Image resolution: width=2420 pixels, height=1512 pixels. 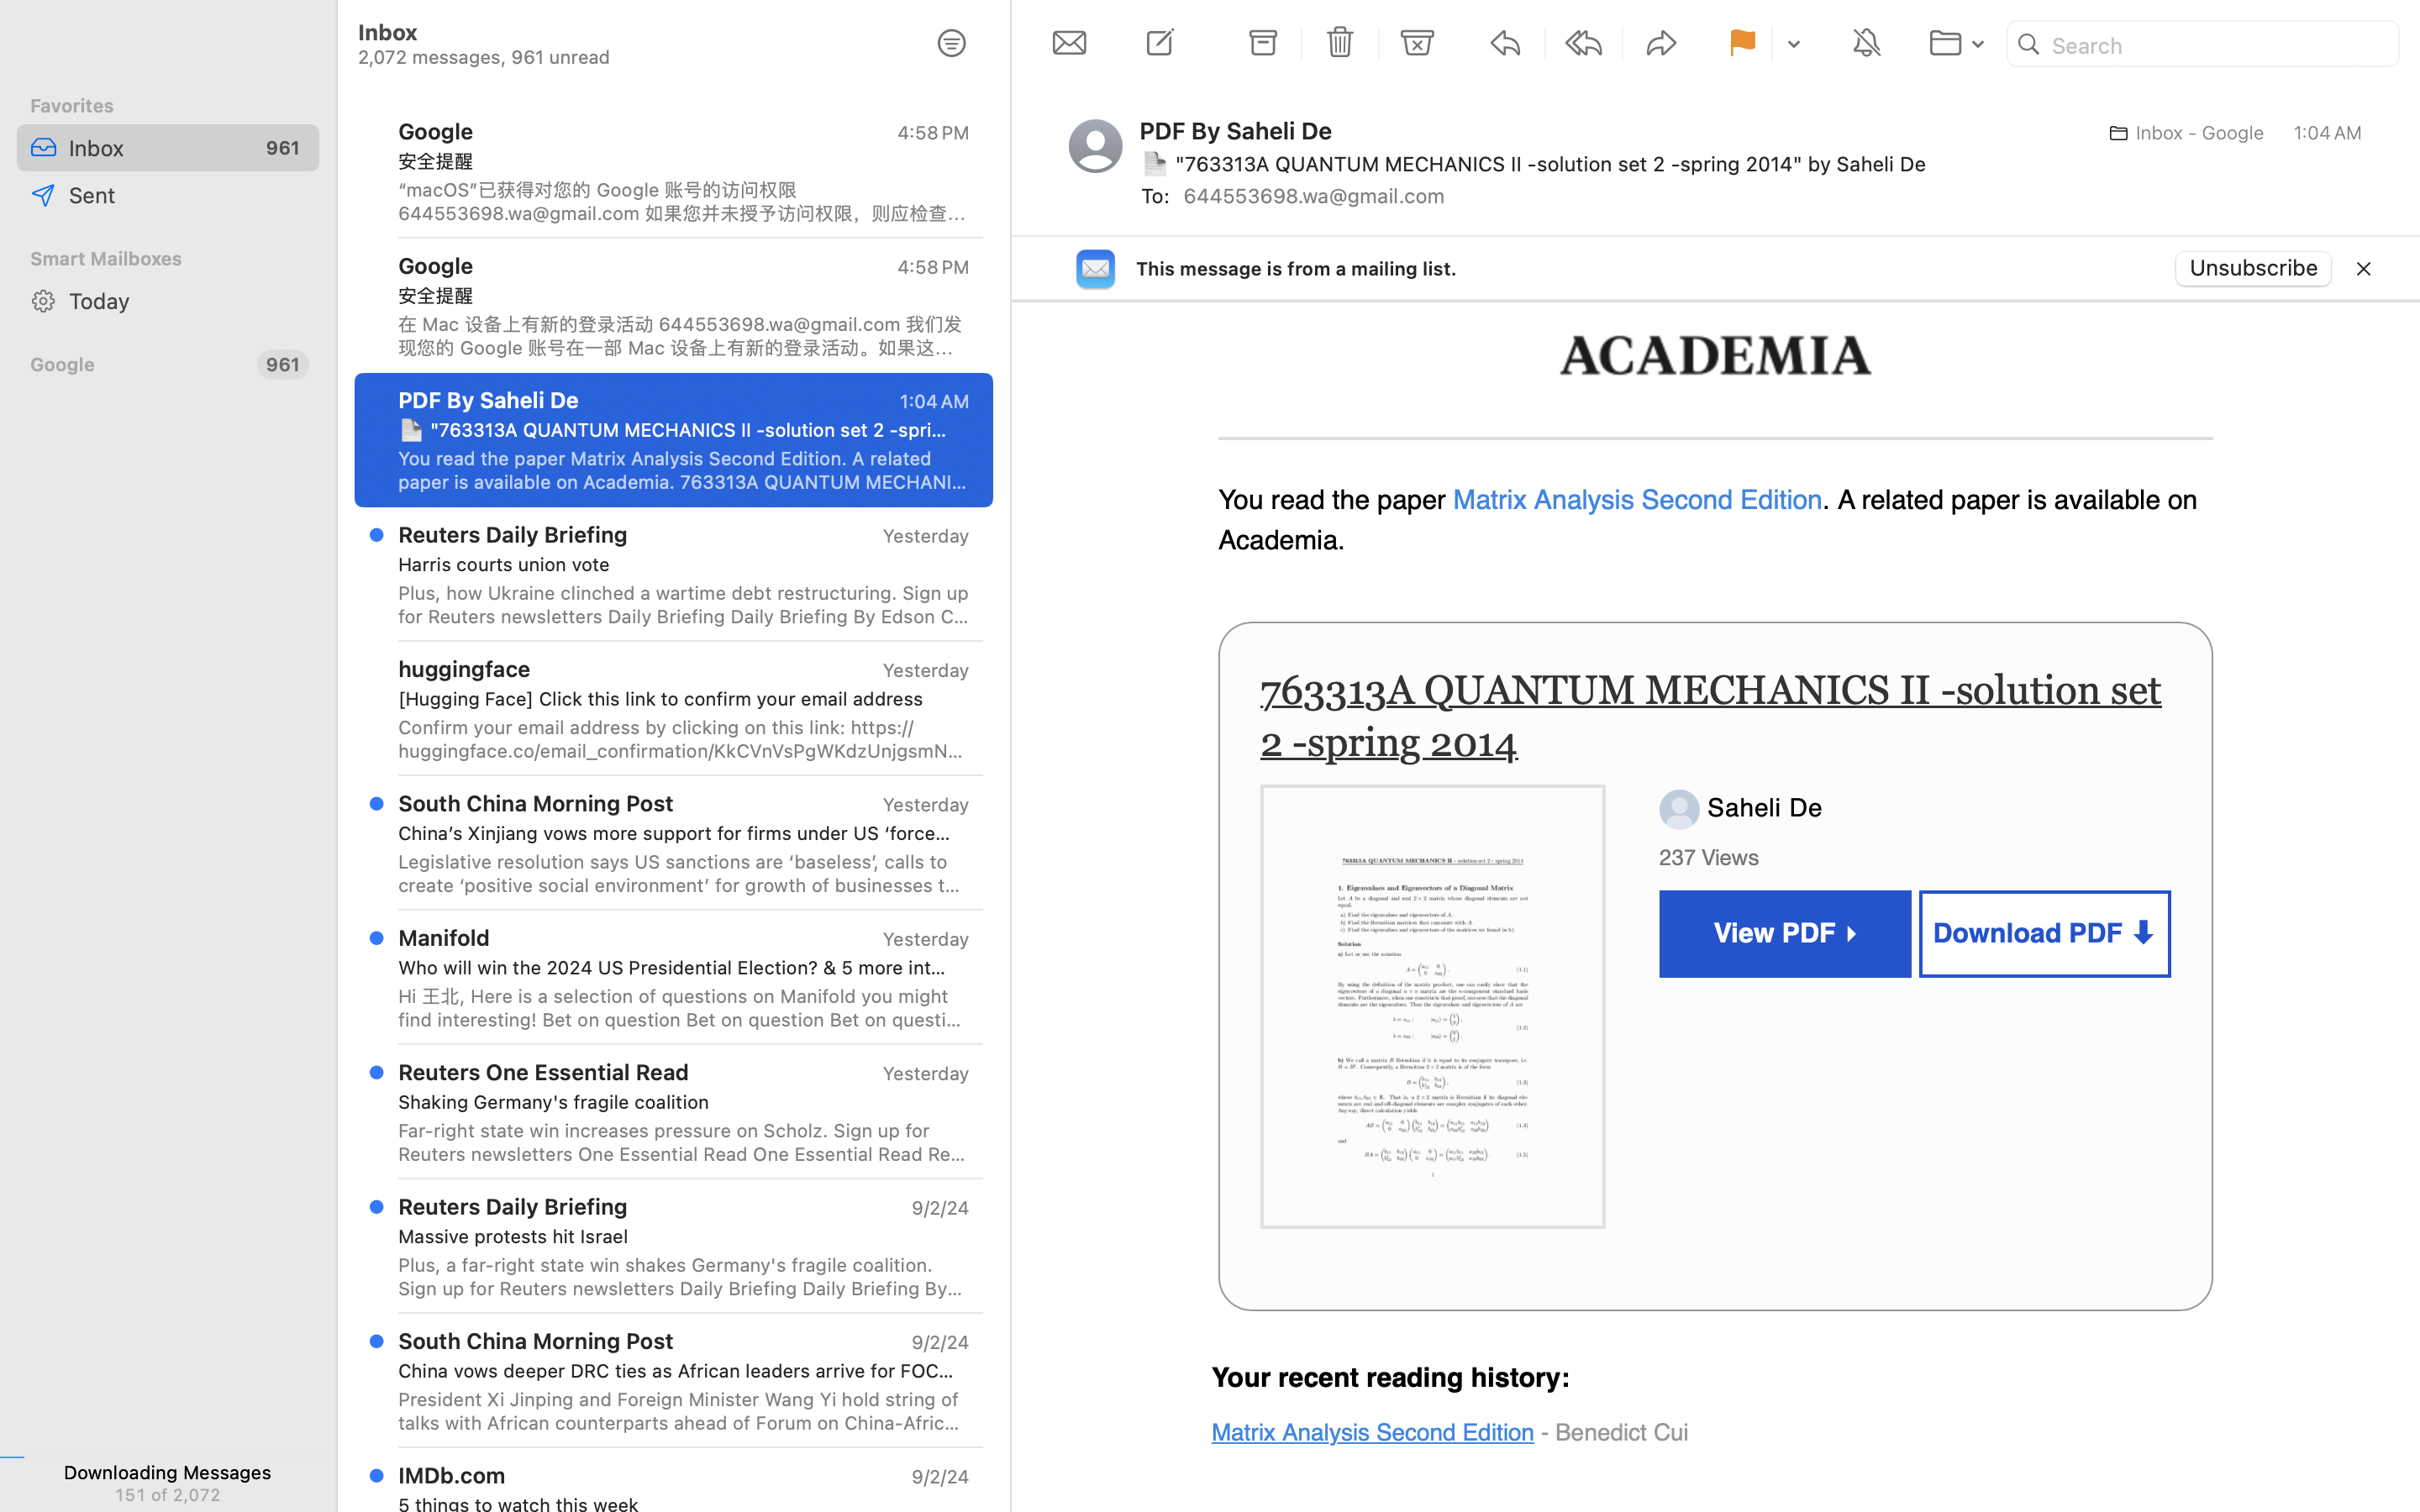 I want to click on '在 Mac 设备上有新的登录活动 644553698.wa@gmail.com 我们发现您的 Google 账号在一部 Mac 设备上有新的登录活动。如果这是您本人的操作，那么您无需采取任何行动。如果这不是您本人的操作，我们会帮助您保护您的账号。 查看活动 您也可以访问以下网址查看安全性活动： https://myaccount.google.com/notifications 我们向您发送这封电子邮件，目的是让您了解关于您的 Google 账号和服务的重大变化。 © 2024 Google LLC, 1600 Amphitheatre Parkway, Mountain View, CA 94043, USA', so click(x=682, y=334).